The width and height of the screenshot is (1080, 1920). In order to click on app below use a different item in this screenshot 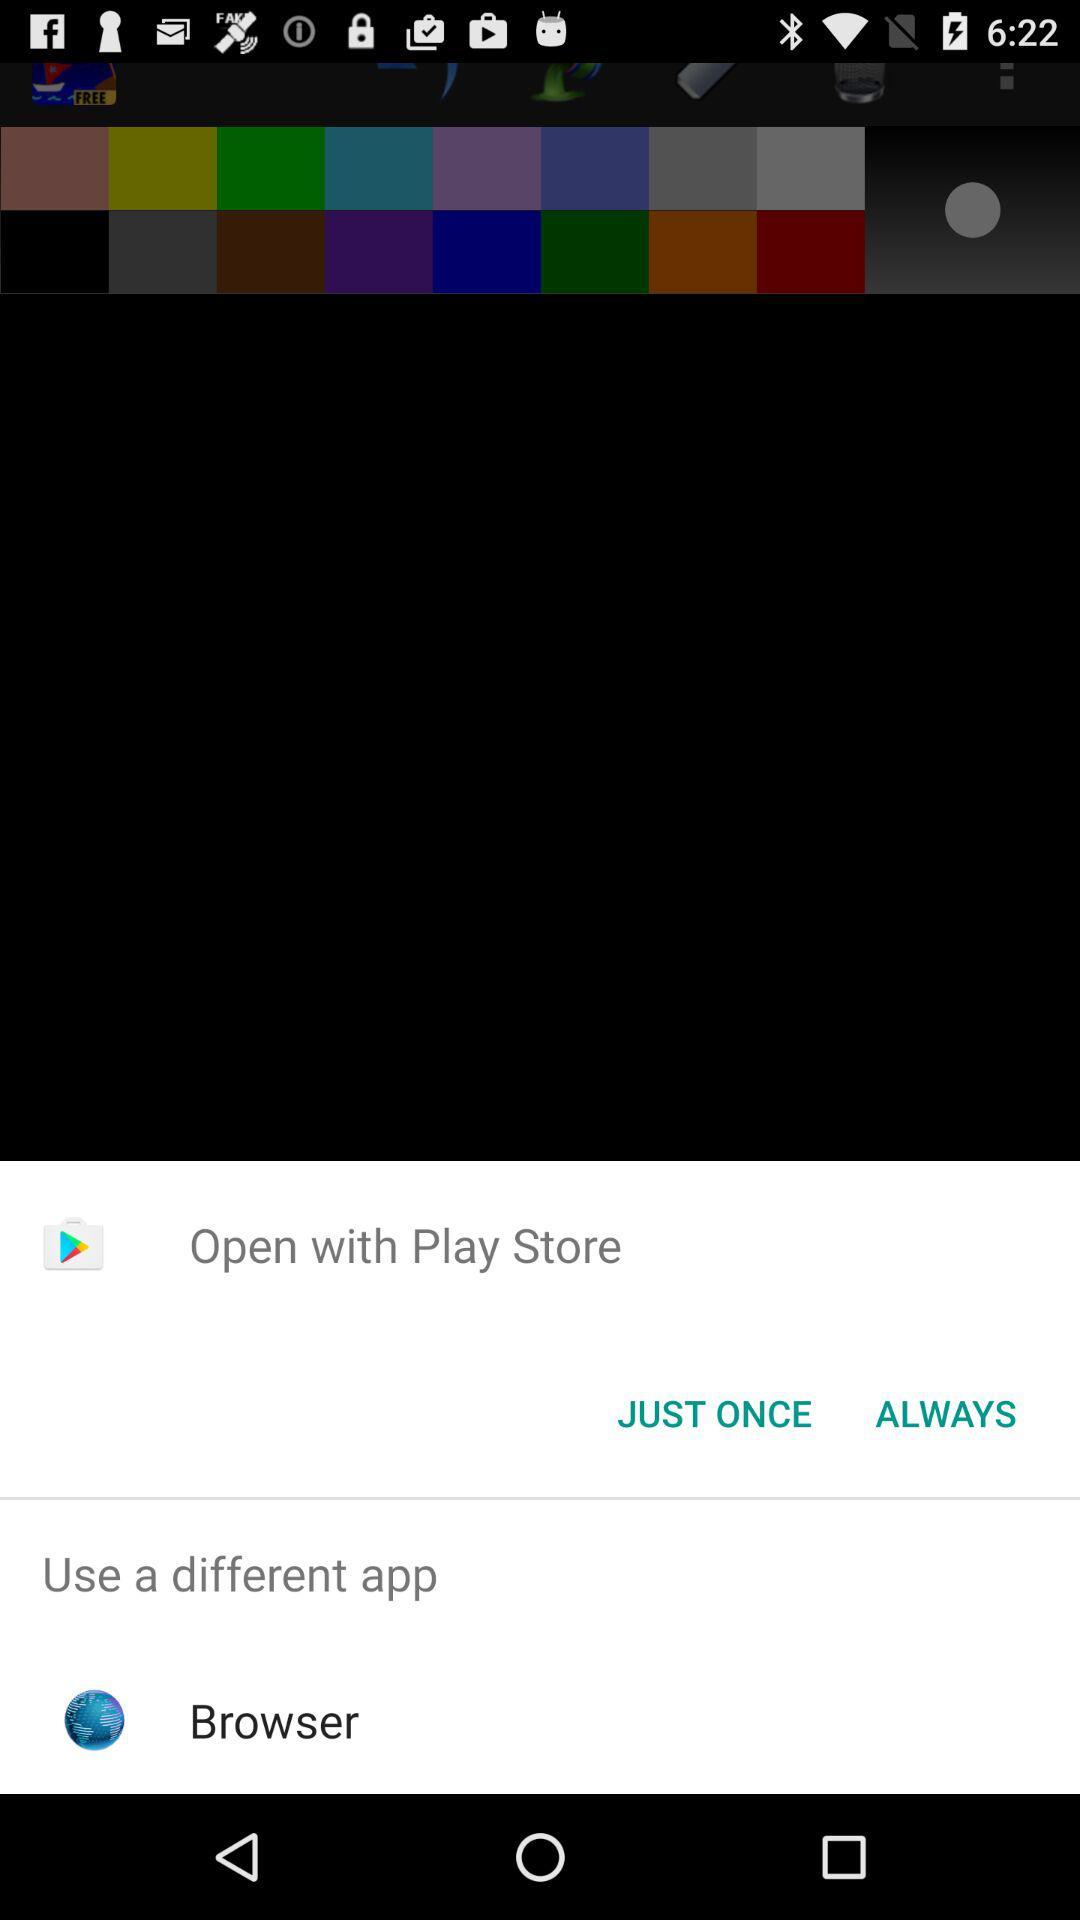, I will do `click(274, 1719)`.